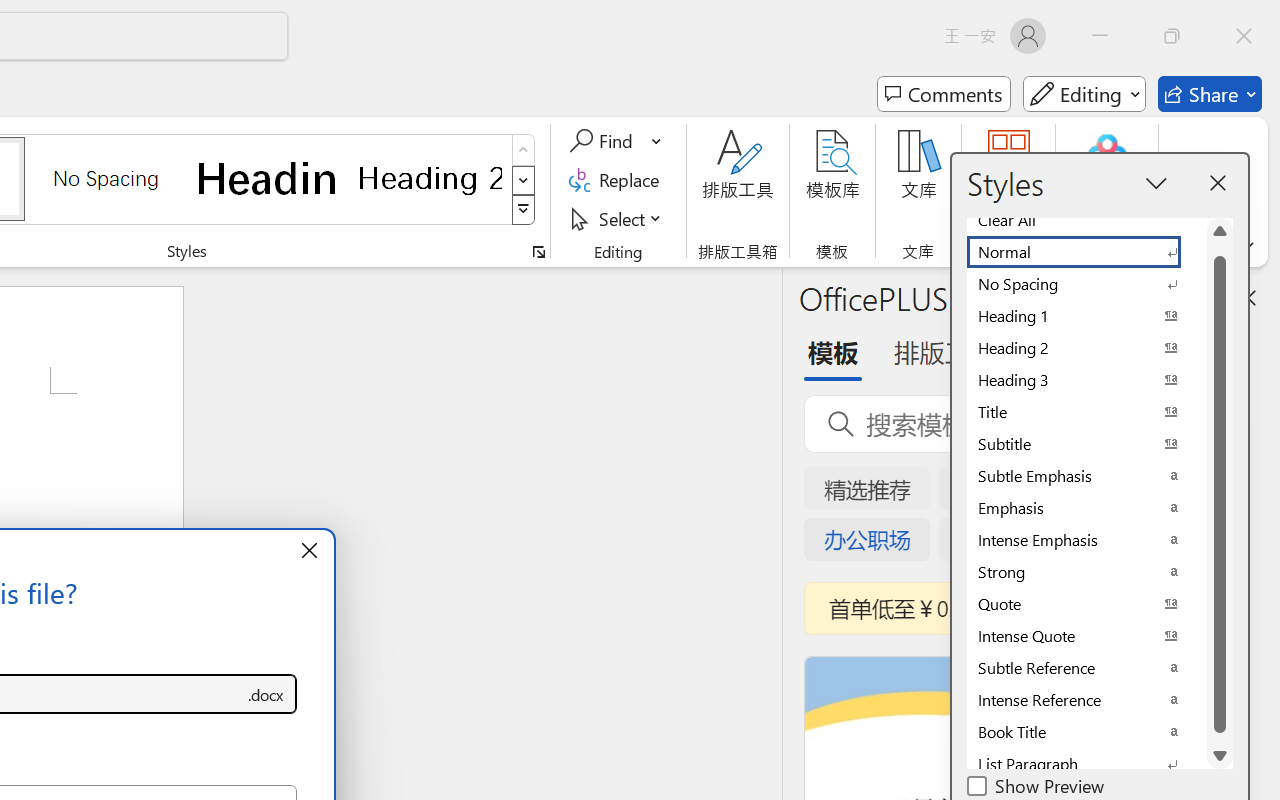 This screenshot has height=800, width=1280. I want to click on 'Share', so click(1209, 94).